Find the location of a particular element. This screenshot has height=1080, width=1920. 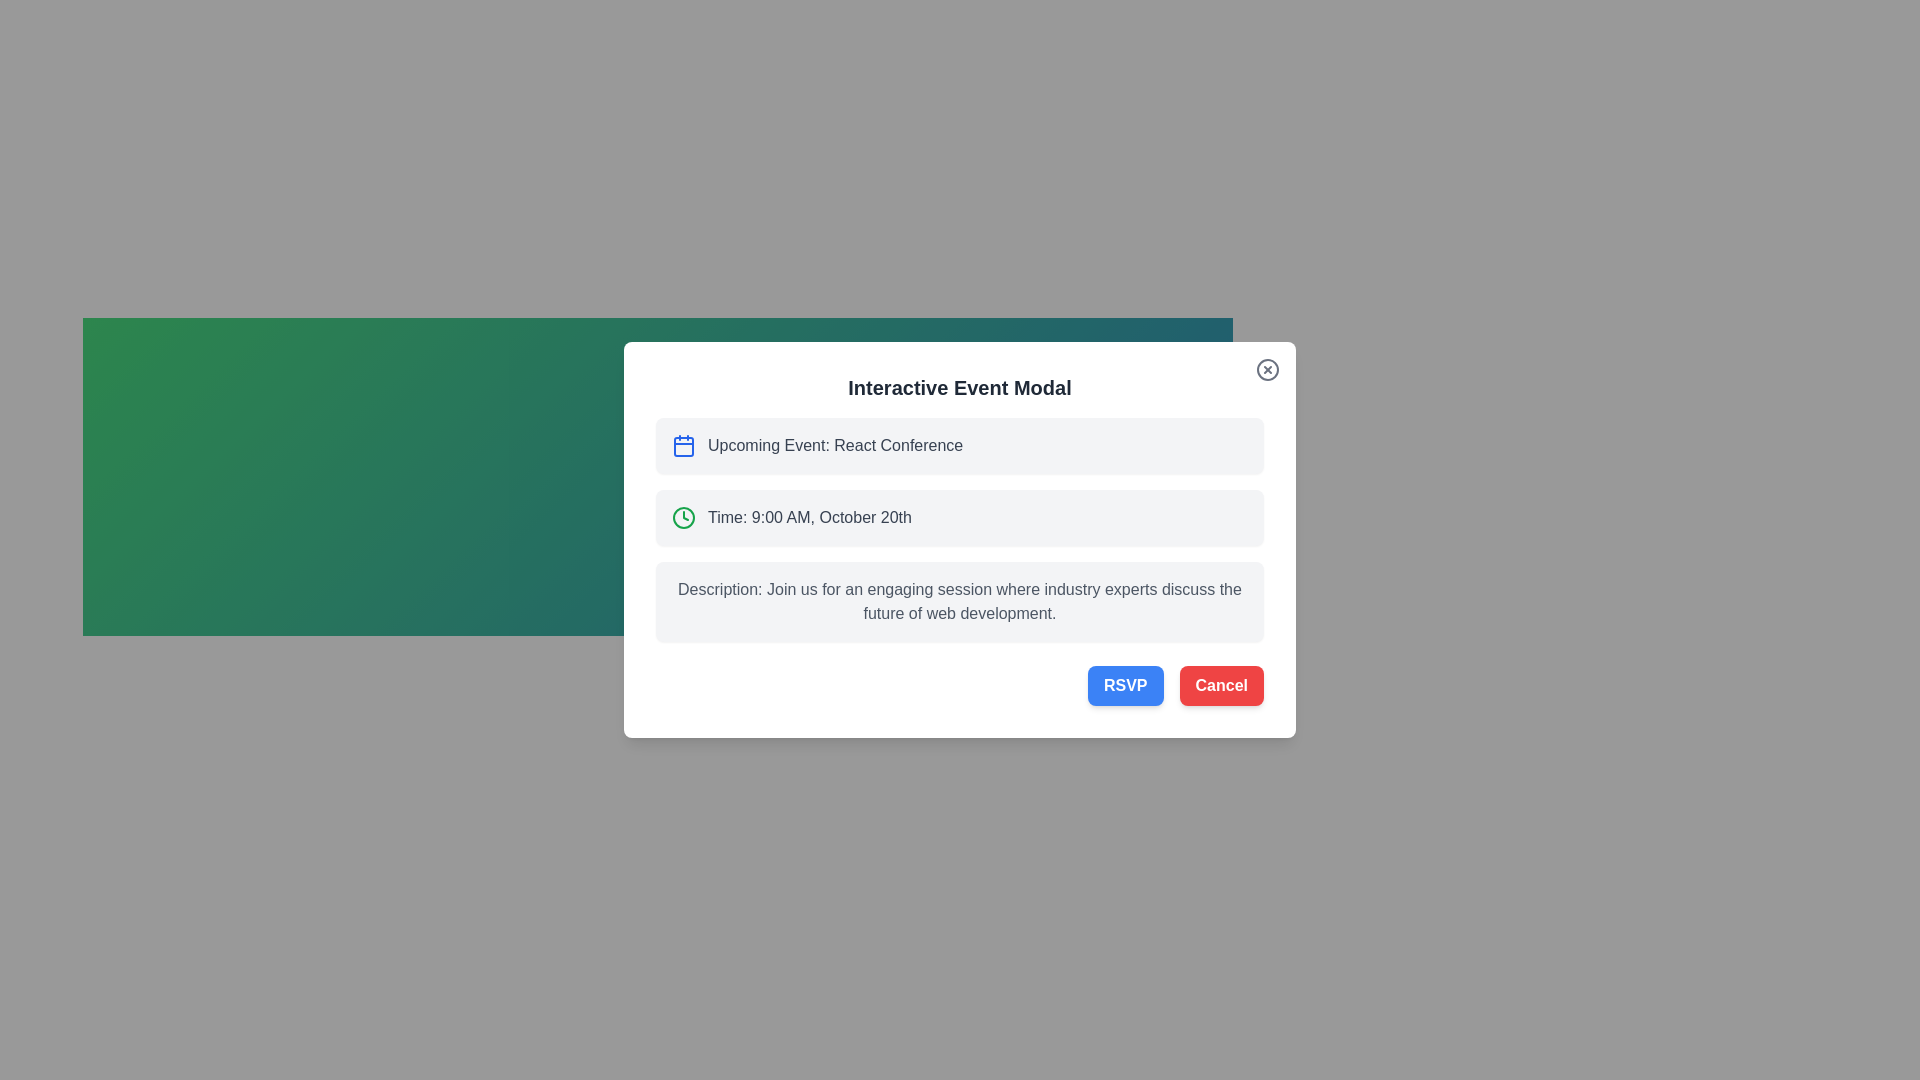

the red 'Cancel' button located in the bottom-right corner of the modal dialog to observe its color change is located at coordinates (1220, 685).